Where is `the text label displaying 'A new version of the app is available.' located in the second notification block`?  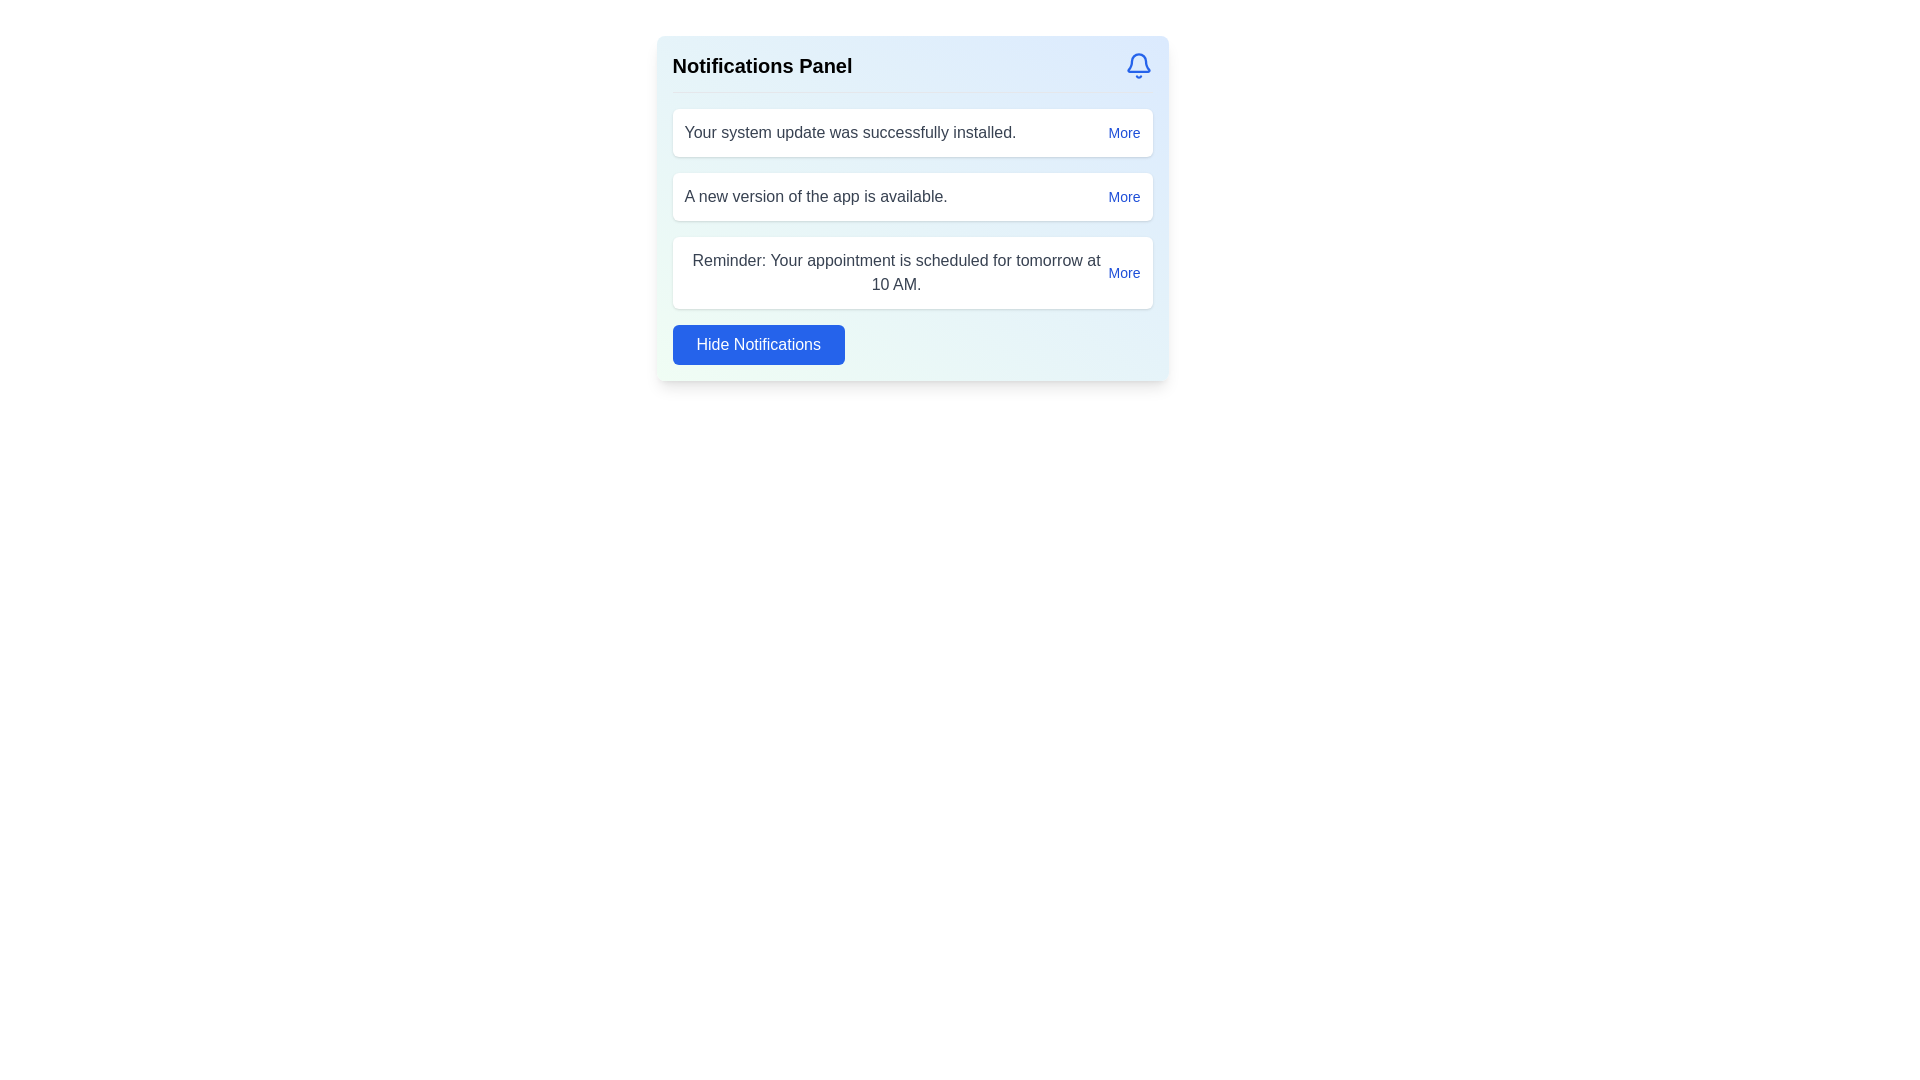 the text label displaying 'A new version of the app is available.' located in the second notification block is located at coordinates (816, 196).